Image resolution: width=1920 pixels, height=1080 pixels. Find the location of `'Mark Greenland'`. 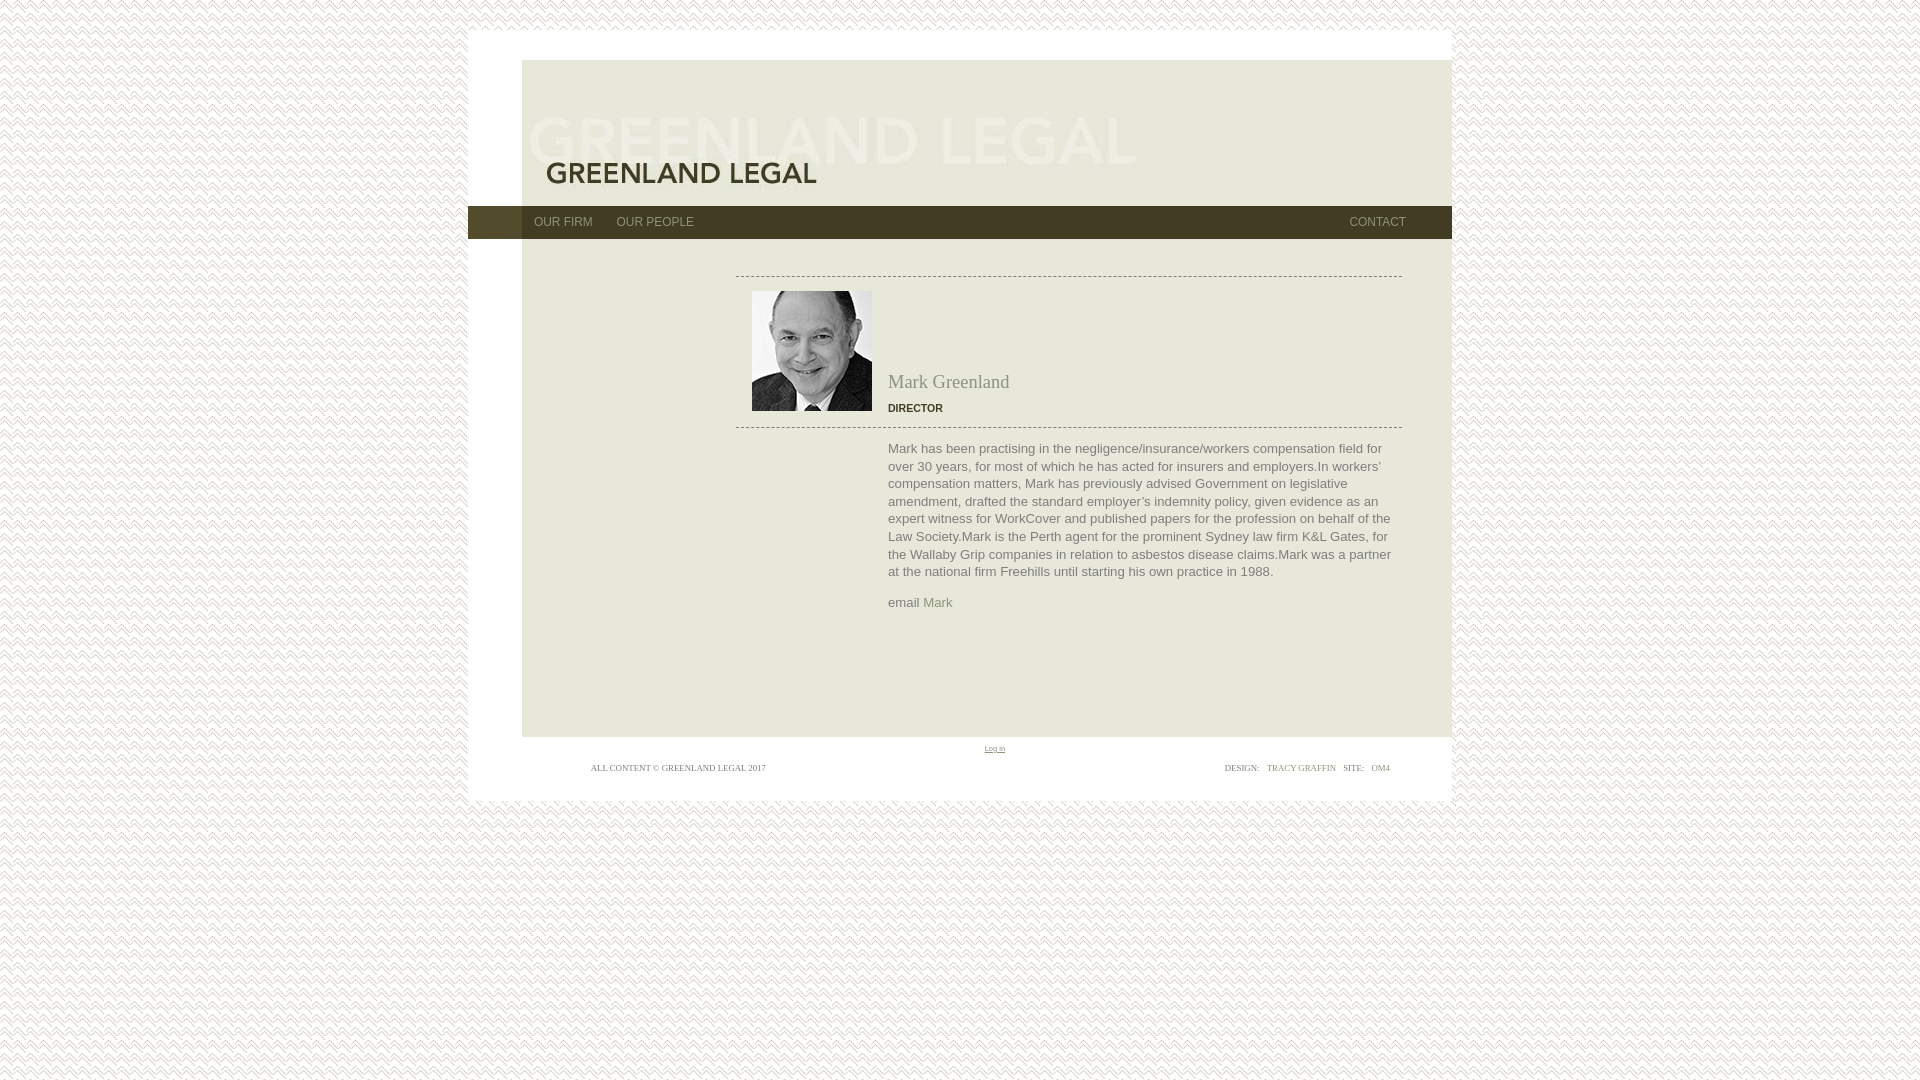

'Mark Greenland' is located at coordinates (811, 350).